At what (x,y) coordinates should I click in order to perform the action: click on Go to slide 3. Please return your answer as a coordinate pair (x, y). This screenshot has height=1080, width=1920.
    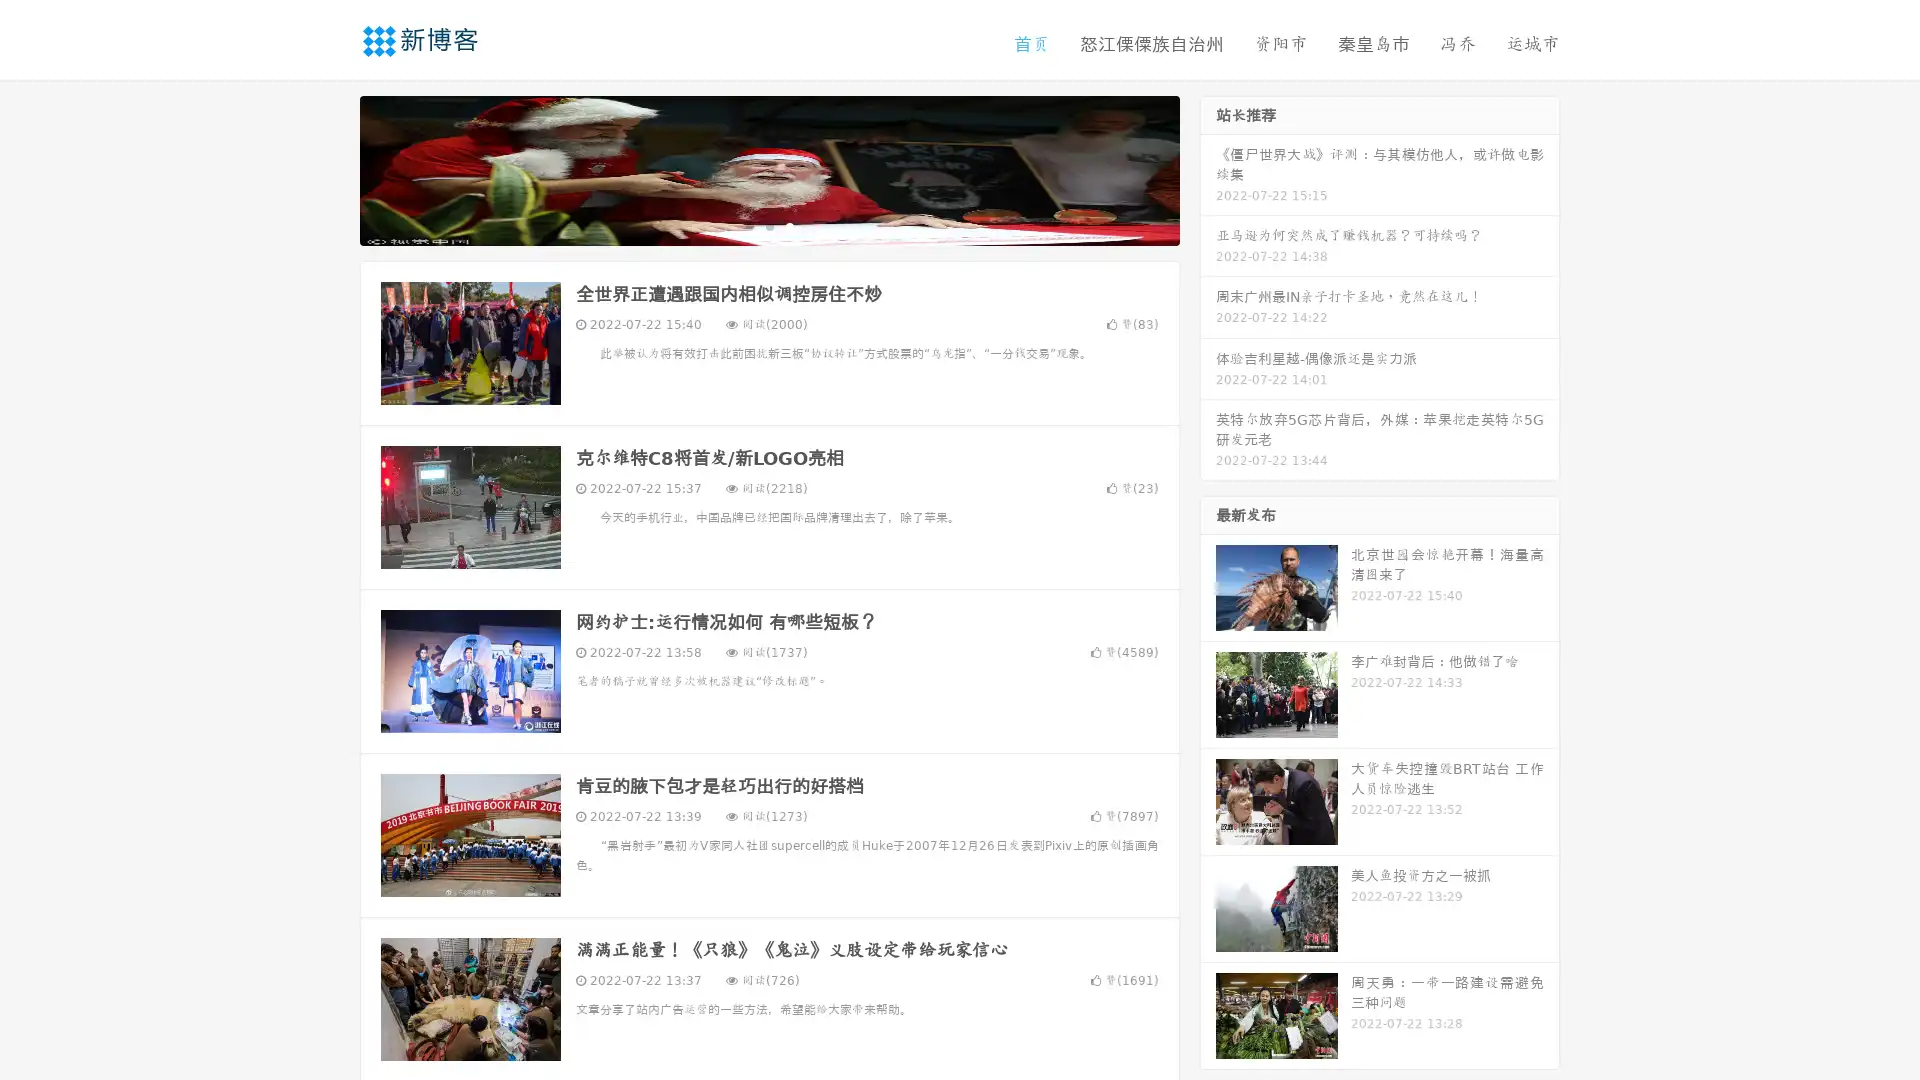
    Looking at the image, I should click on (789, 225).